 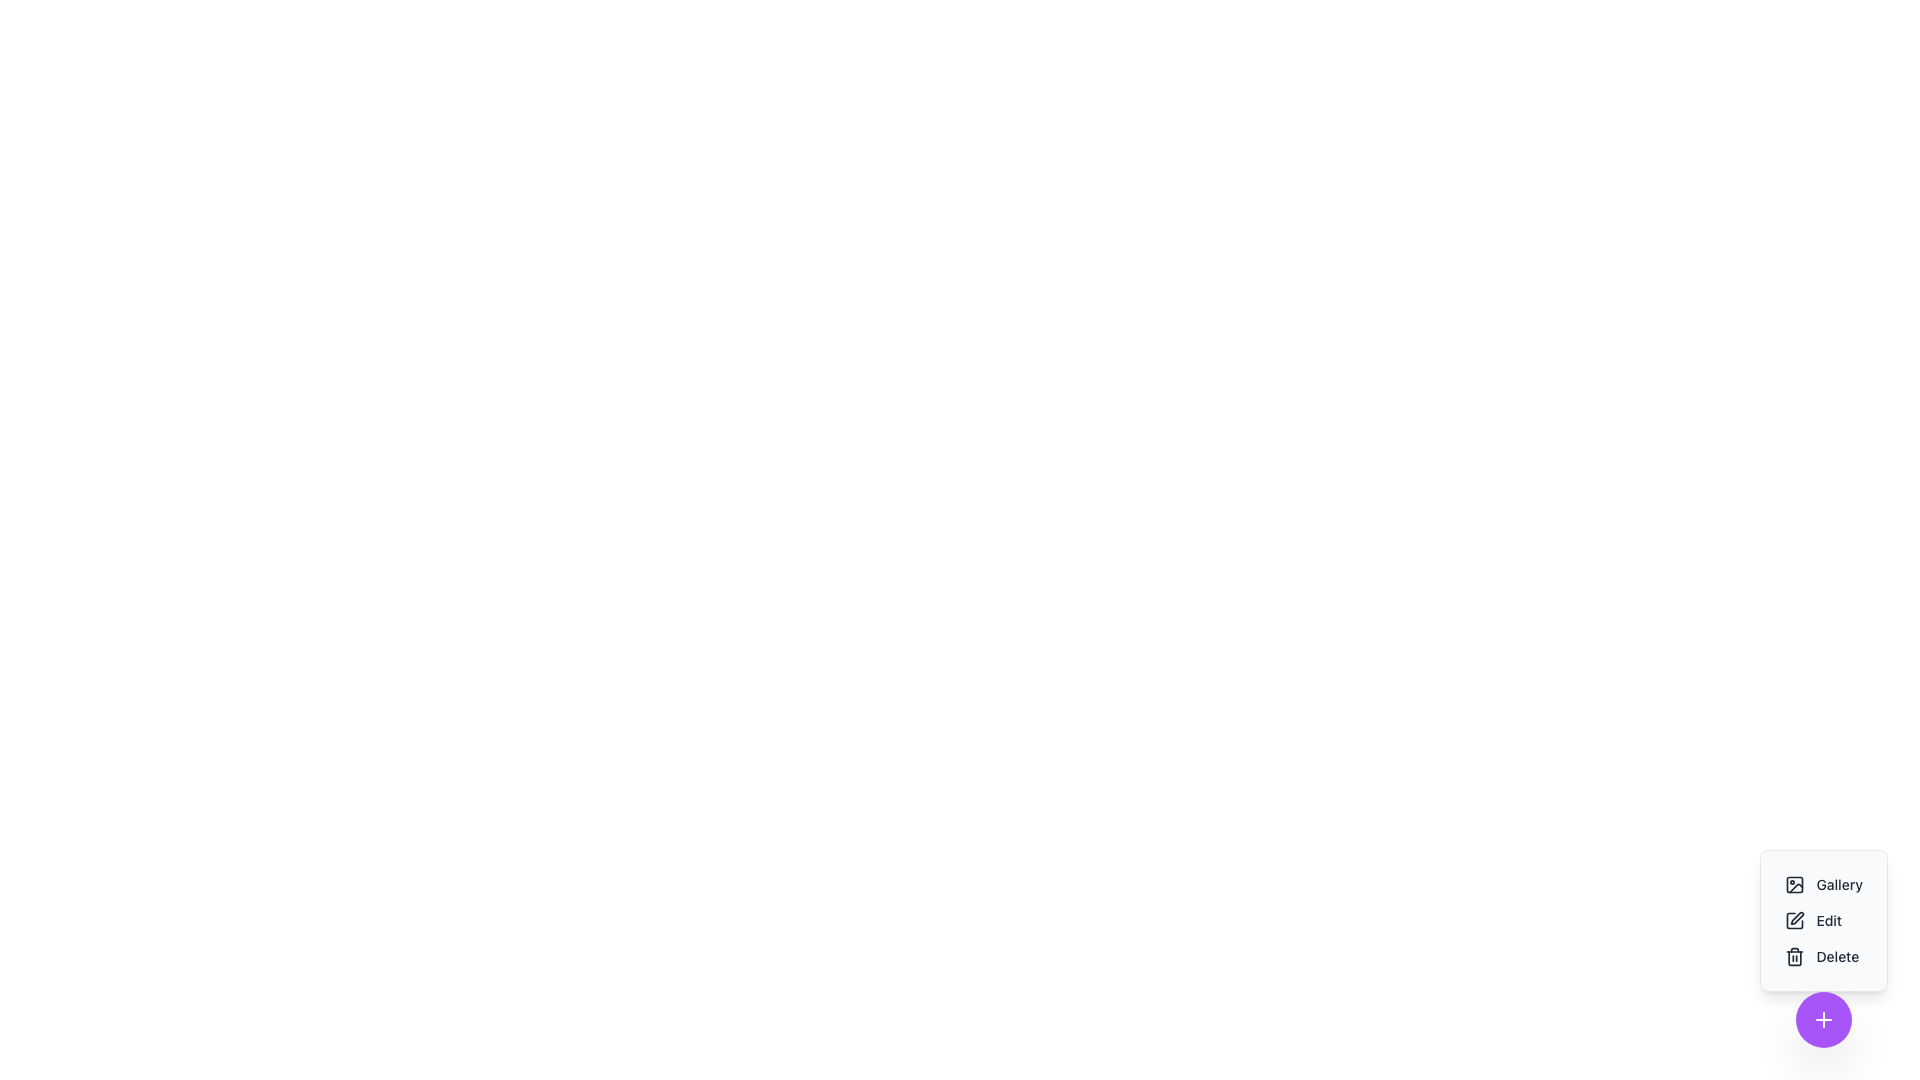 What do you see at coordinates (1823, 1019) in the screenshot?
I see `the SVG icon representing a plus symbol located within a circular button at the bottom right corner of the interface` at bounding box center [1823, 1019].